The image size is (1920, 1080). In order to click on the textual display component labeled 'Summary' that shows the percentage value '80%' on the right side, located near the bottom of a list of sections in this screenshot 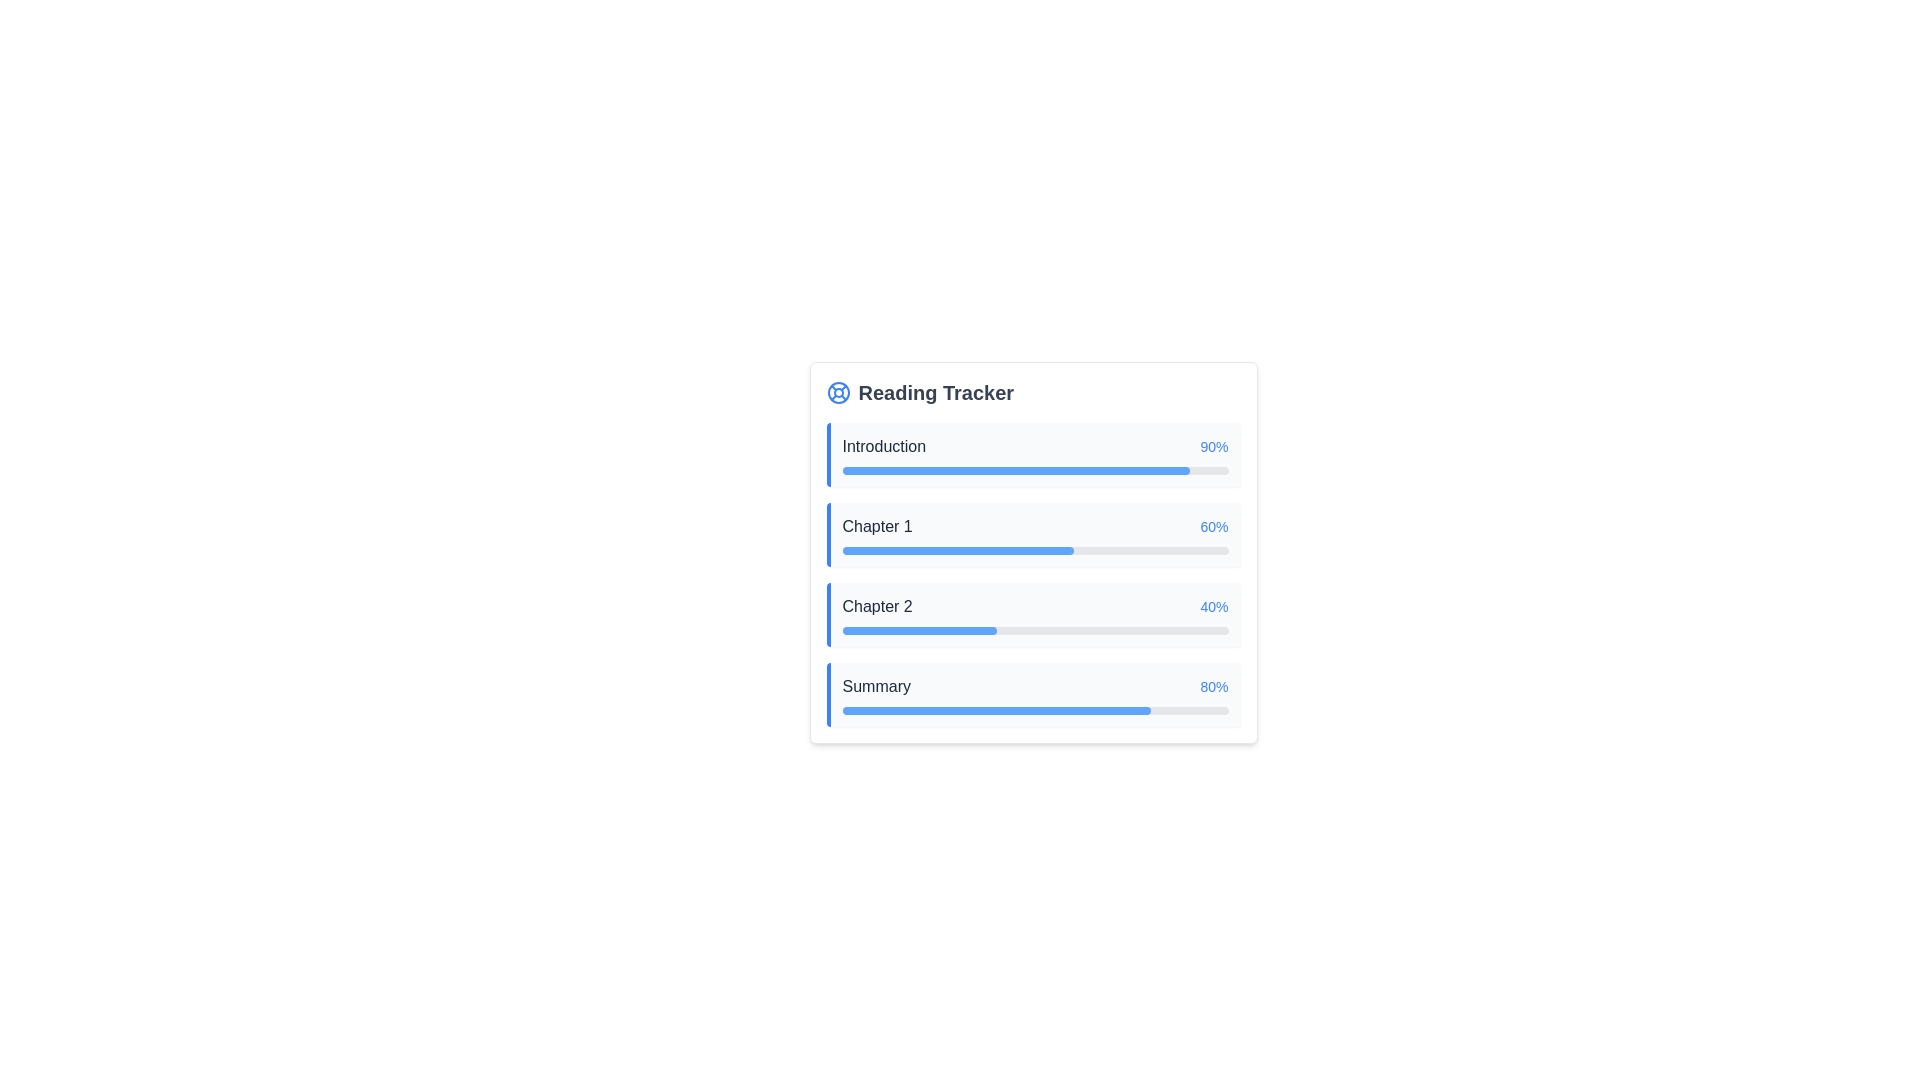, I will do `click(1035, 685)`.